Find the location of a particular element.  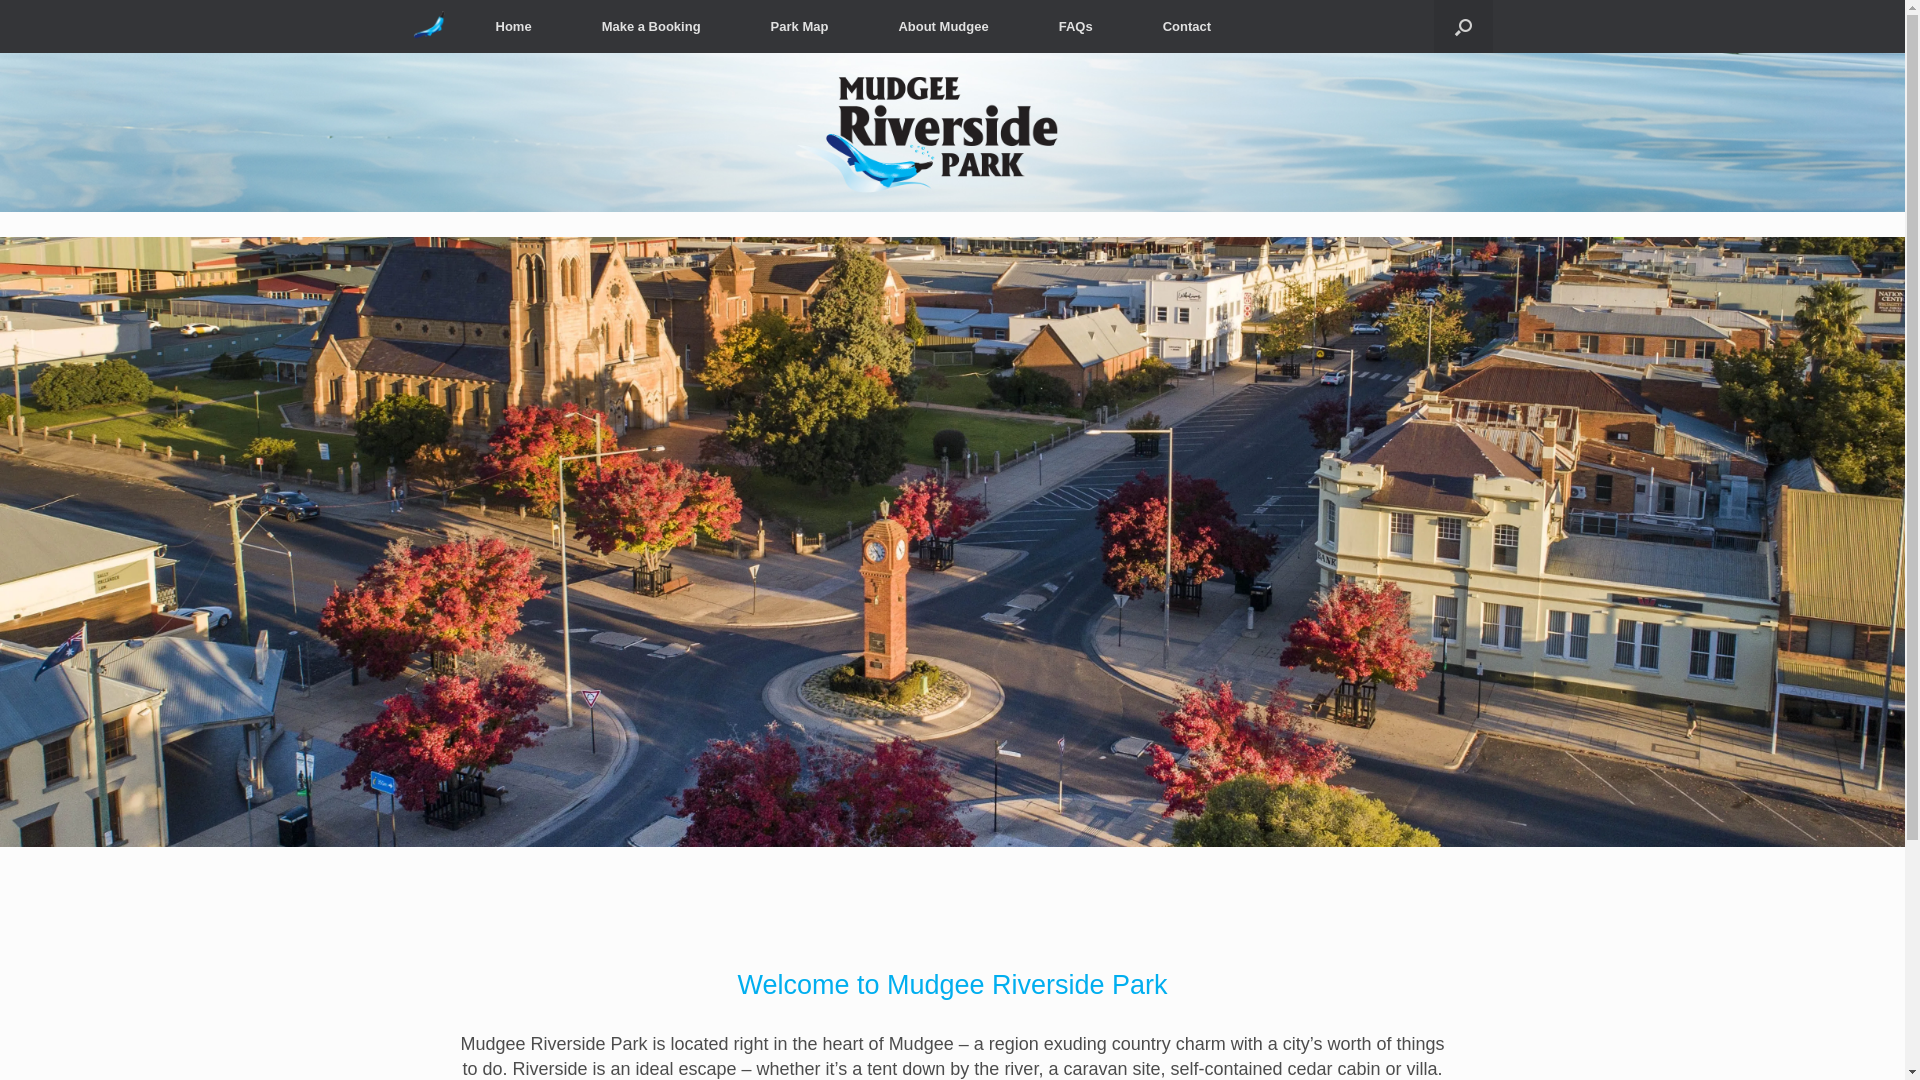

'FAQs' is located at coordinates (1023, 26).